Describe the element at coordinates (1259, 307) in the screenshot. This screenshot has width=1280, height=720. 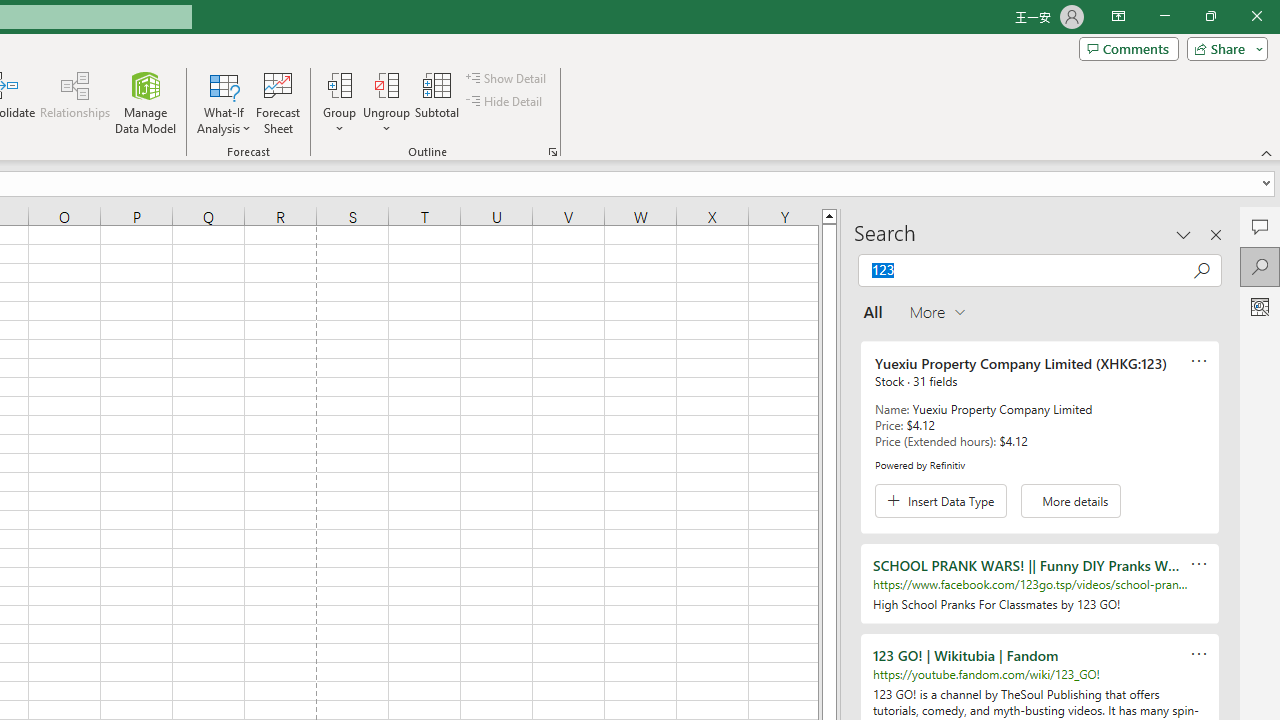
I see `'Analyze Data'` at that location.